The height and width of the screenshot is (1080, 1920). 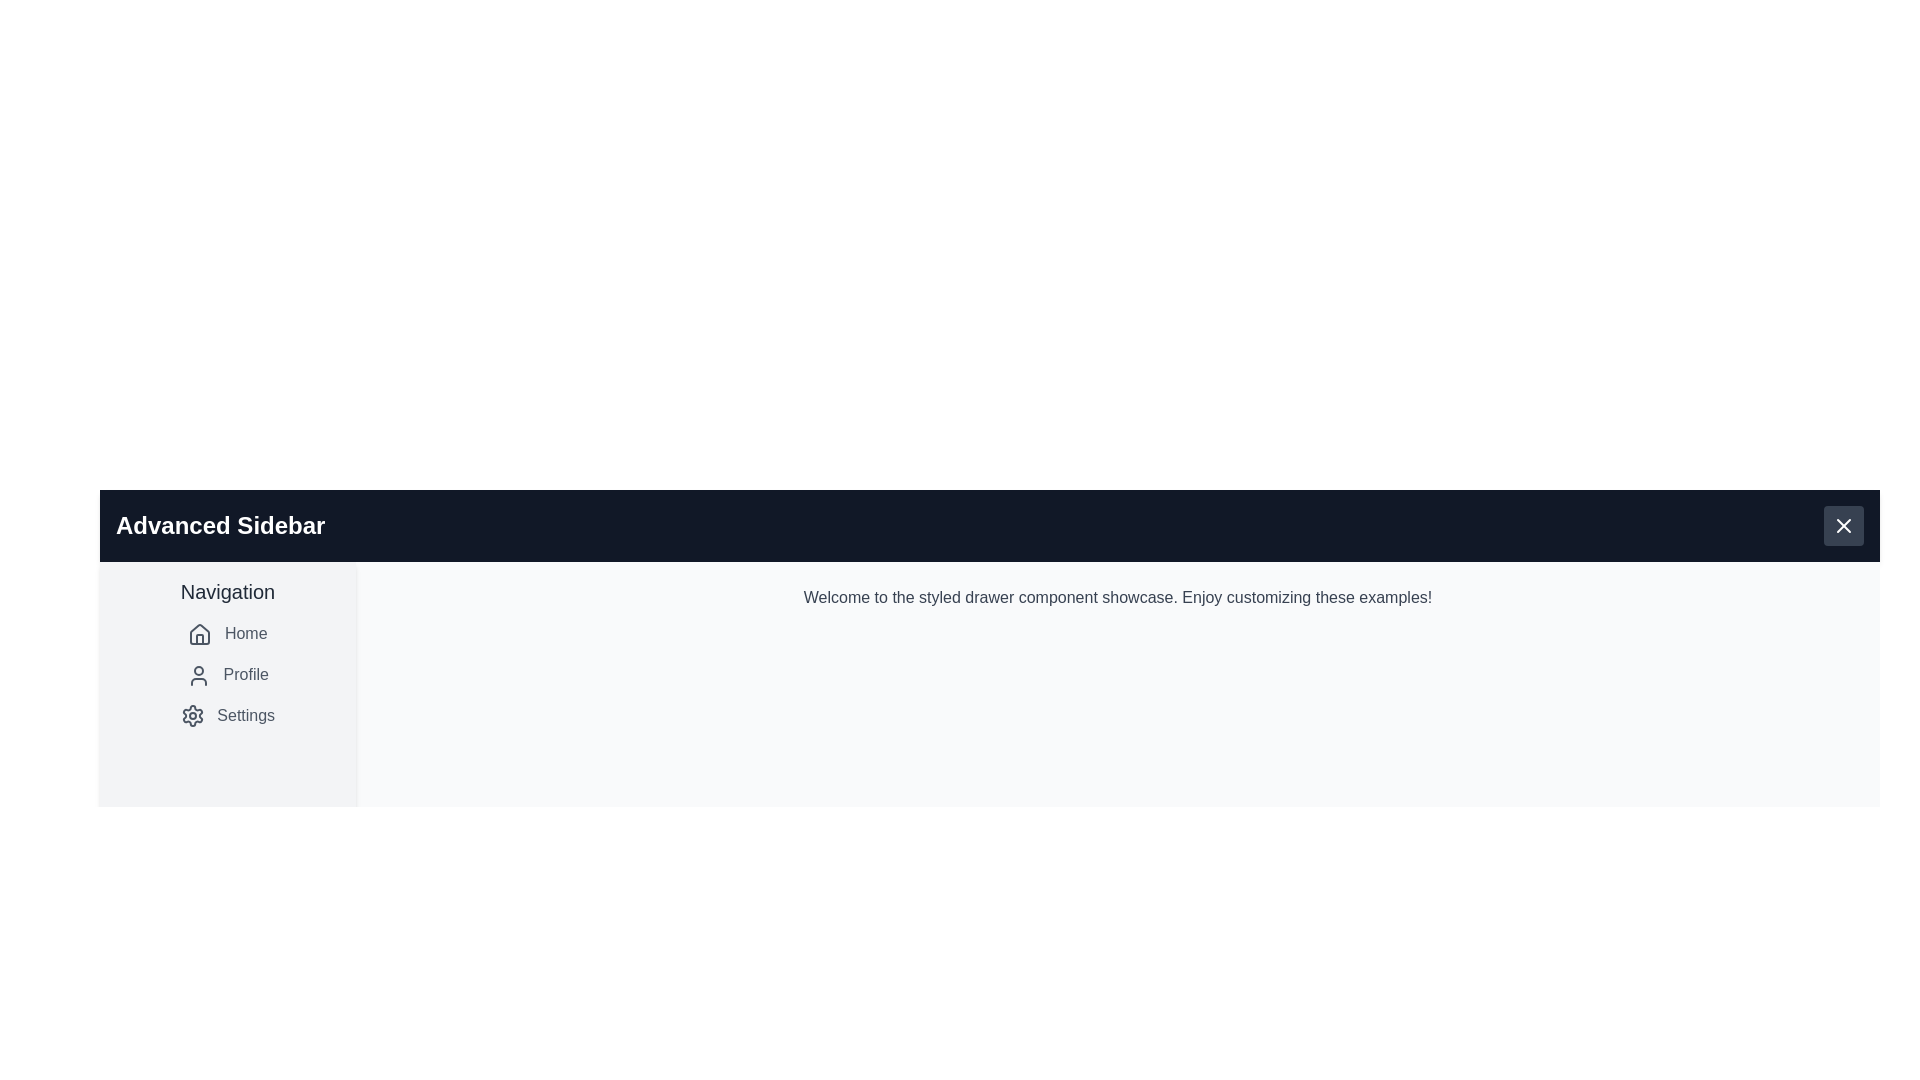 What do you see at coordinates (1842, 524) in the screenshot?
I see `the close icon button, which is a small icon resembling an 'X' with a white outline against a dark gray background, located in the top-right corner of the header section` at bounding box center [1842, 524].